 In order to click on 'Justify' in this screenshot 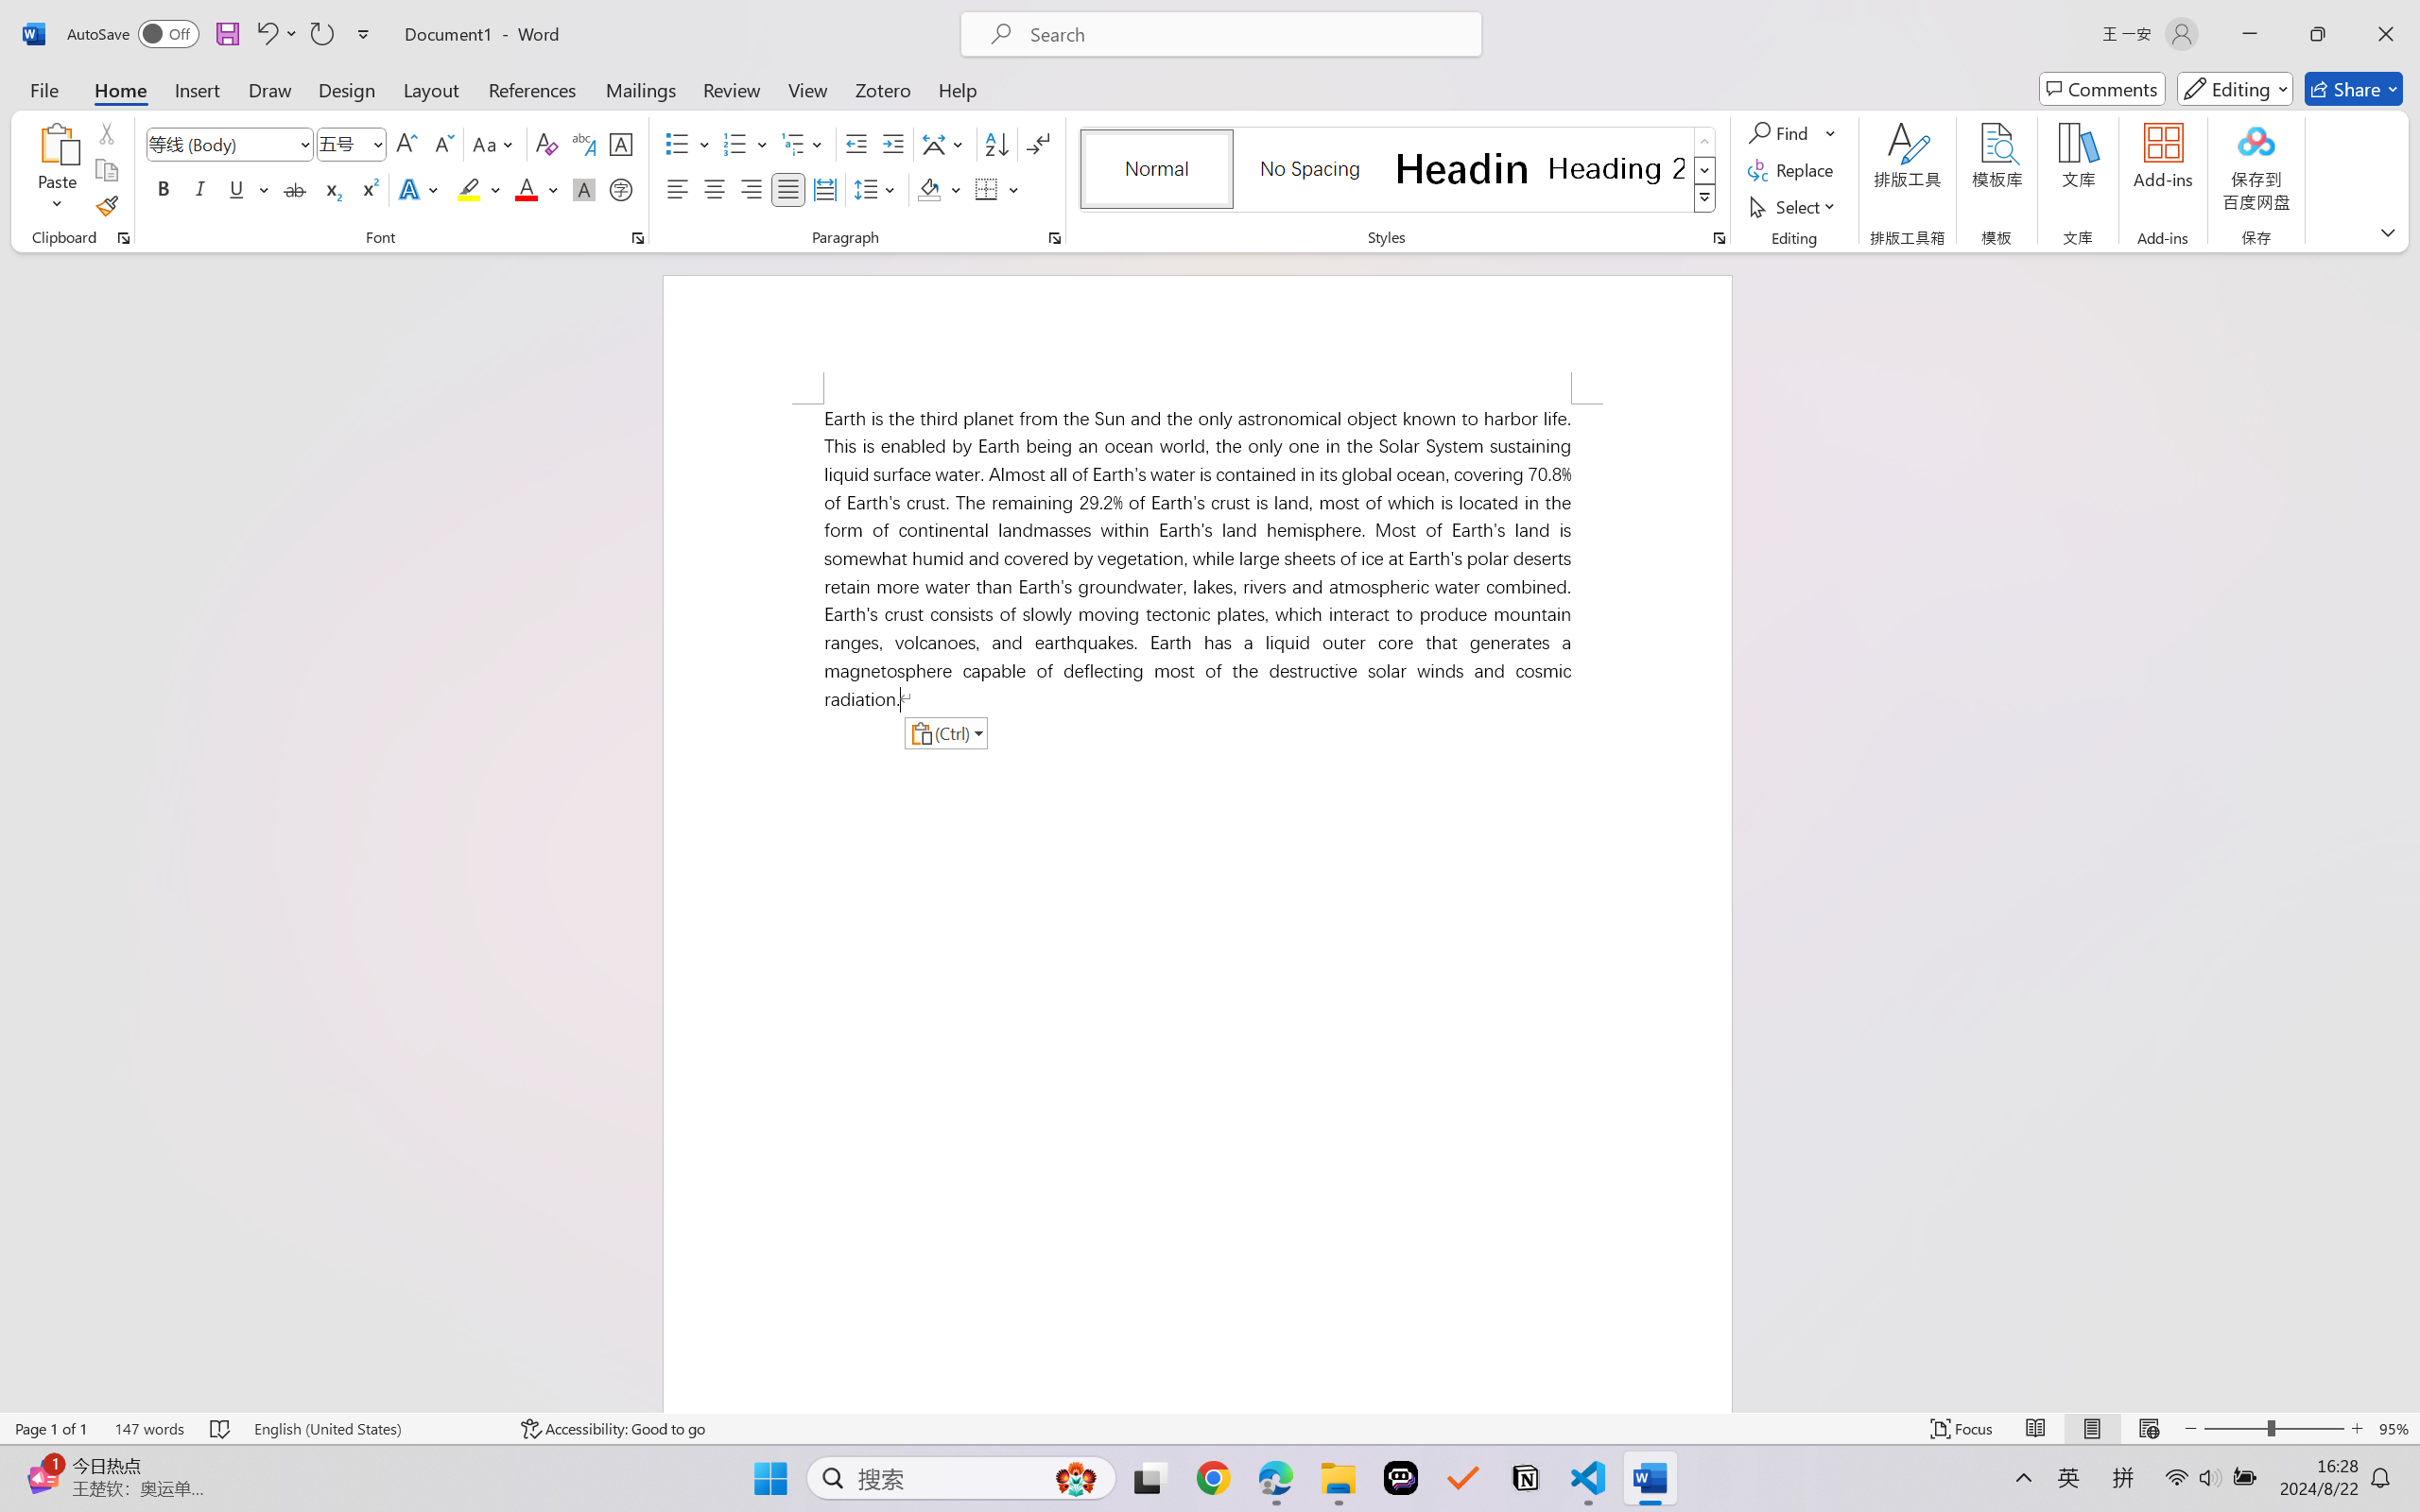, I will do `click(787, 188)`.